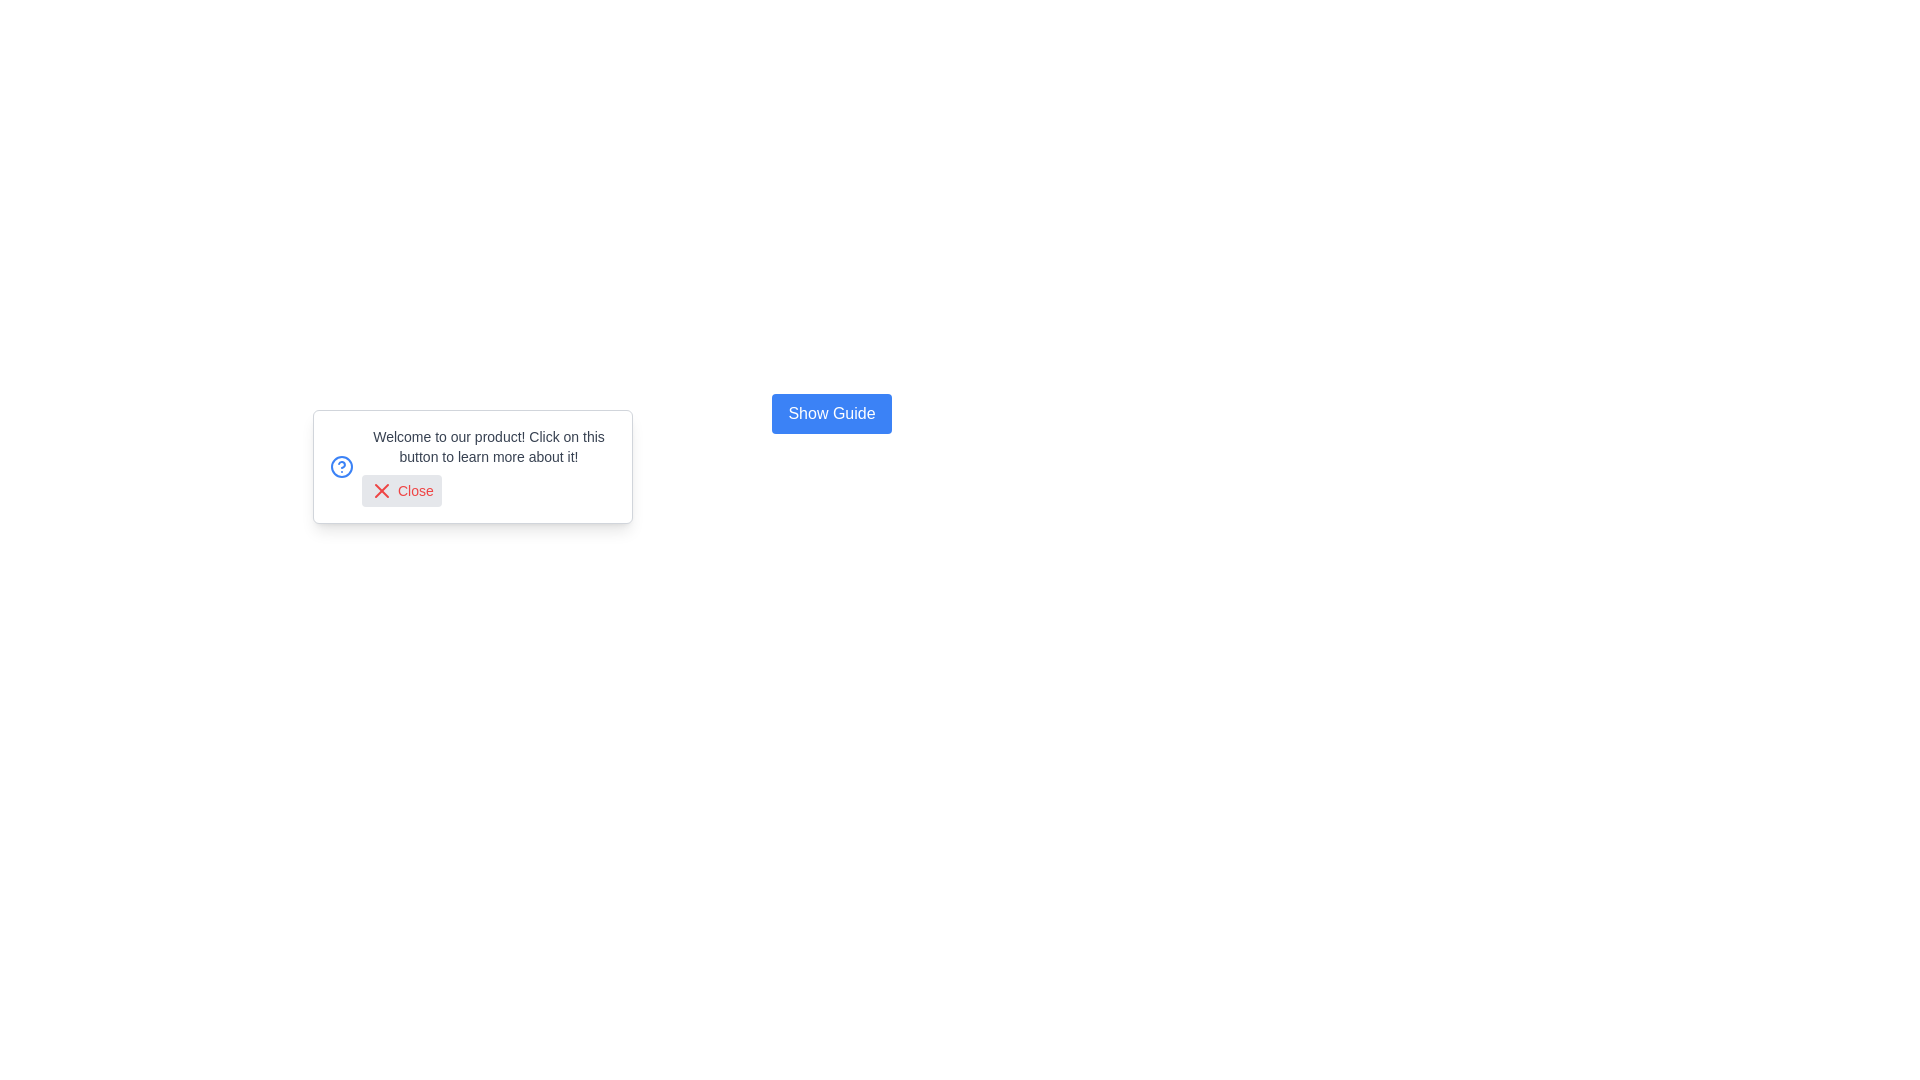 Image resolution: width=1920 pixels, height=1080 pixels. What do you see at coordinates (341, 466) in the screenshot?
I see `the help or information icon located in the top-left corner of the dialog box containing a welcome message and a Close button` at bounding box center [341, 466].